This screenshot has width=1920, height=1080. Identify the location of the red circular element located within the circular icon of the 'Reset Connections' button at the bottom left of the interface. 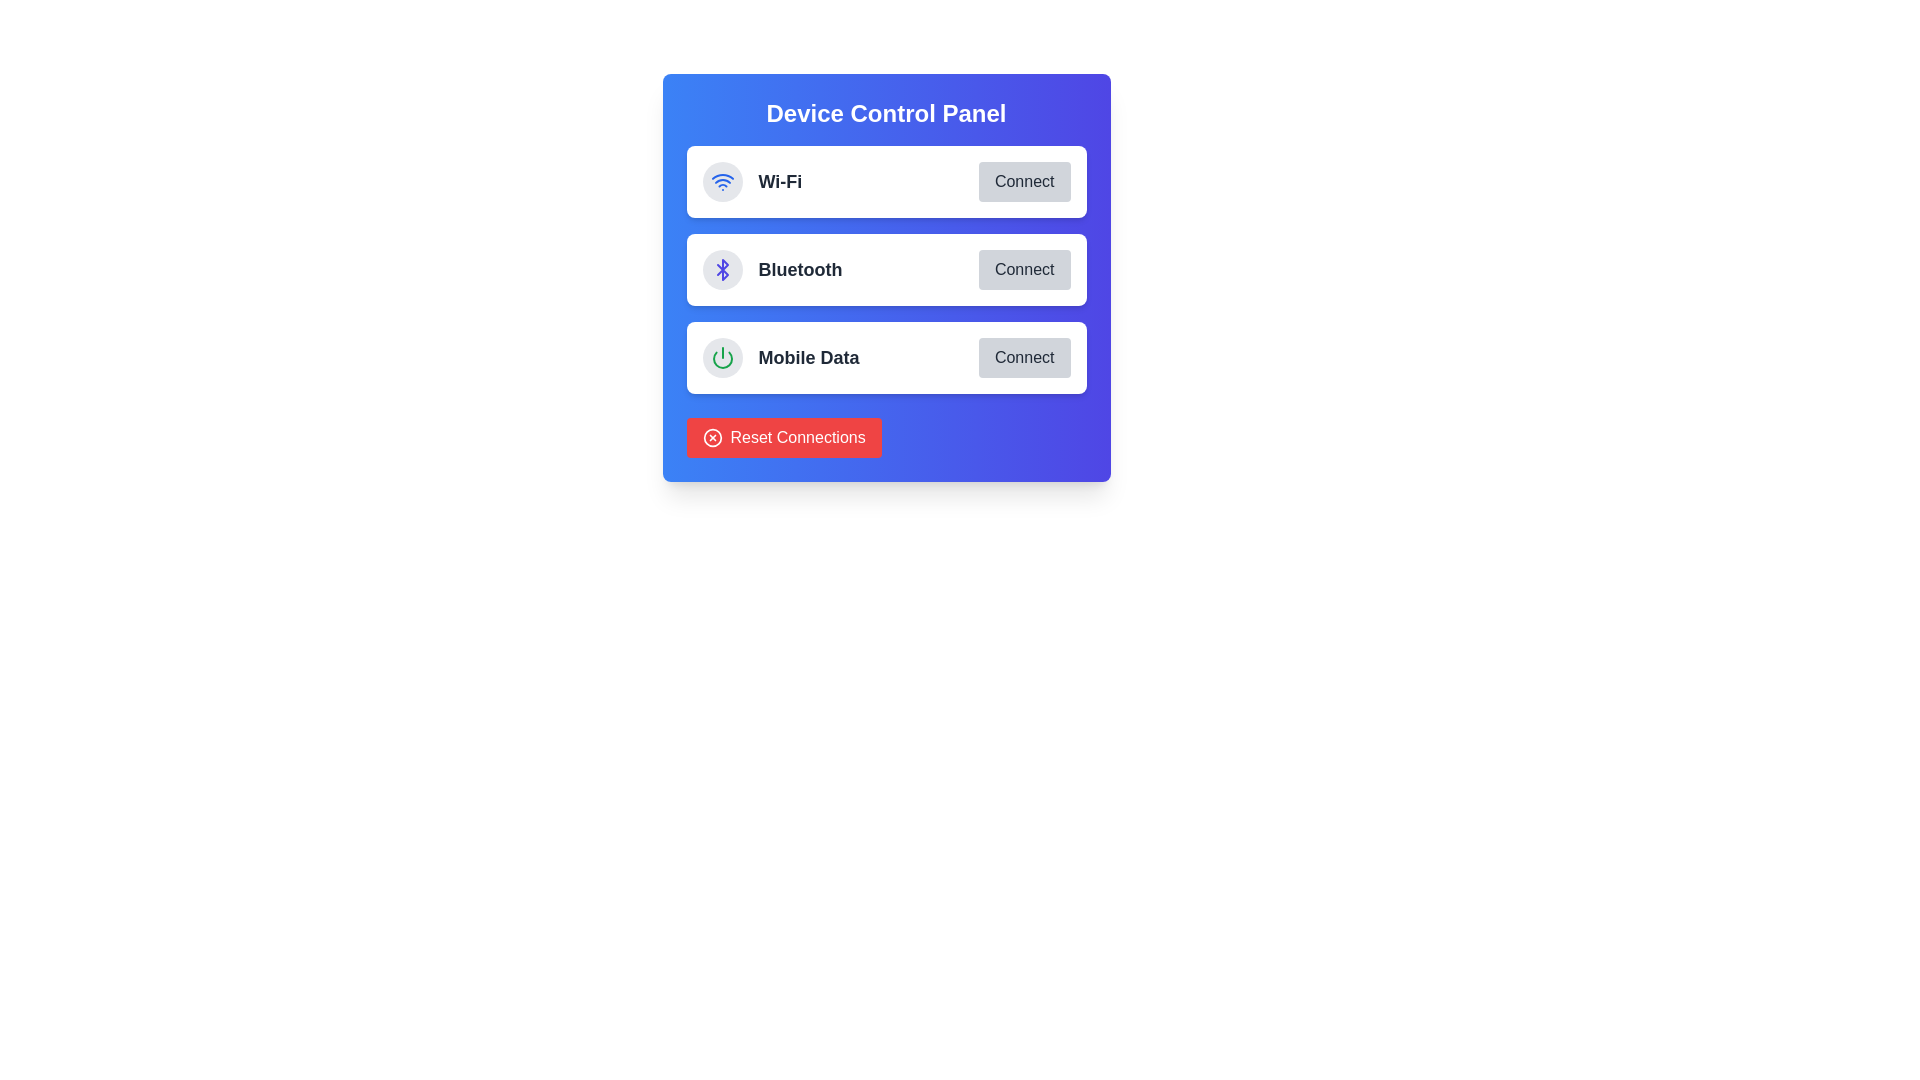
(712, 437).